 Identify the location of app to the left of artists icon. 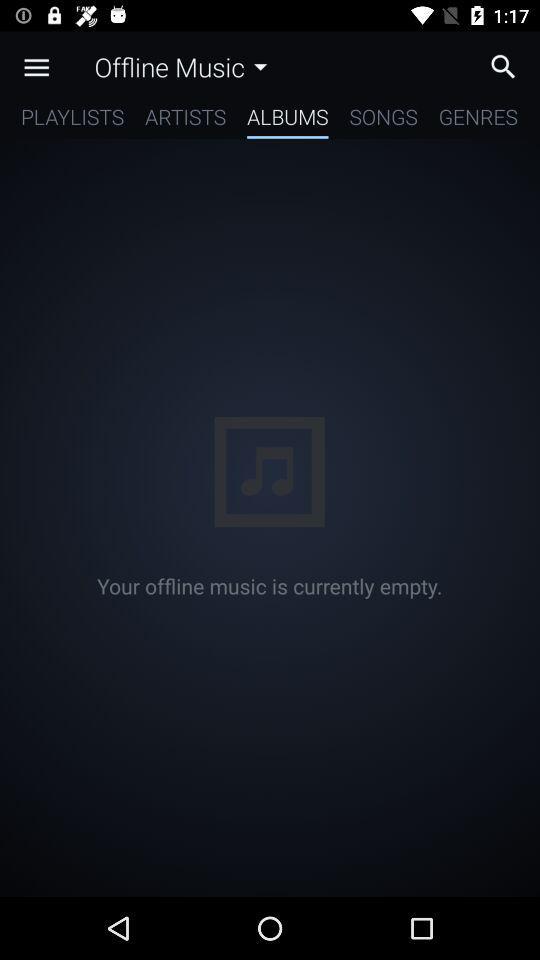
(71, 120).